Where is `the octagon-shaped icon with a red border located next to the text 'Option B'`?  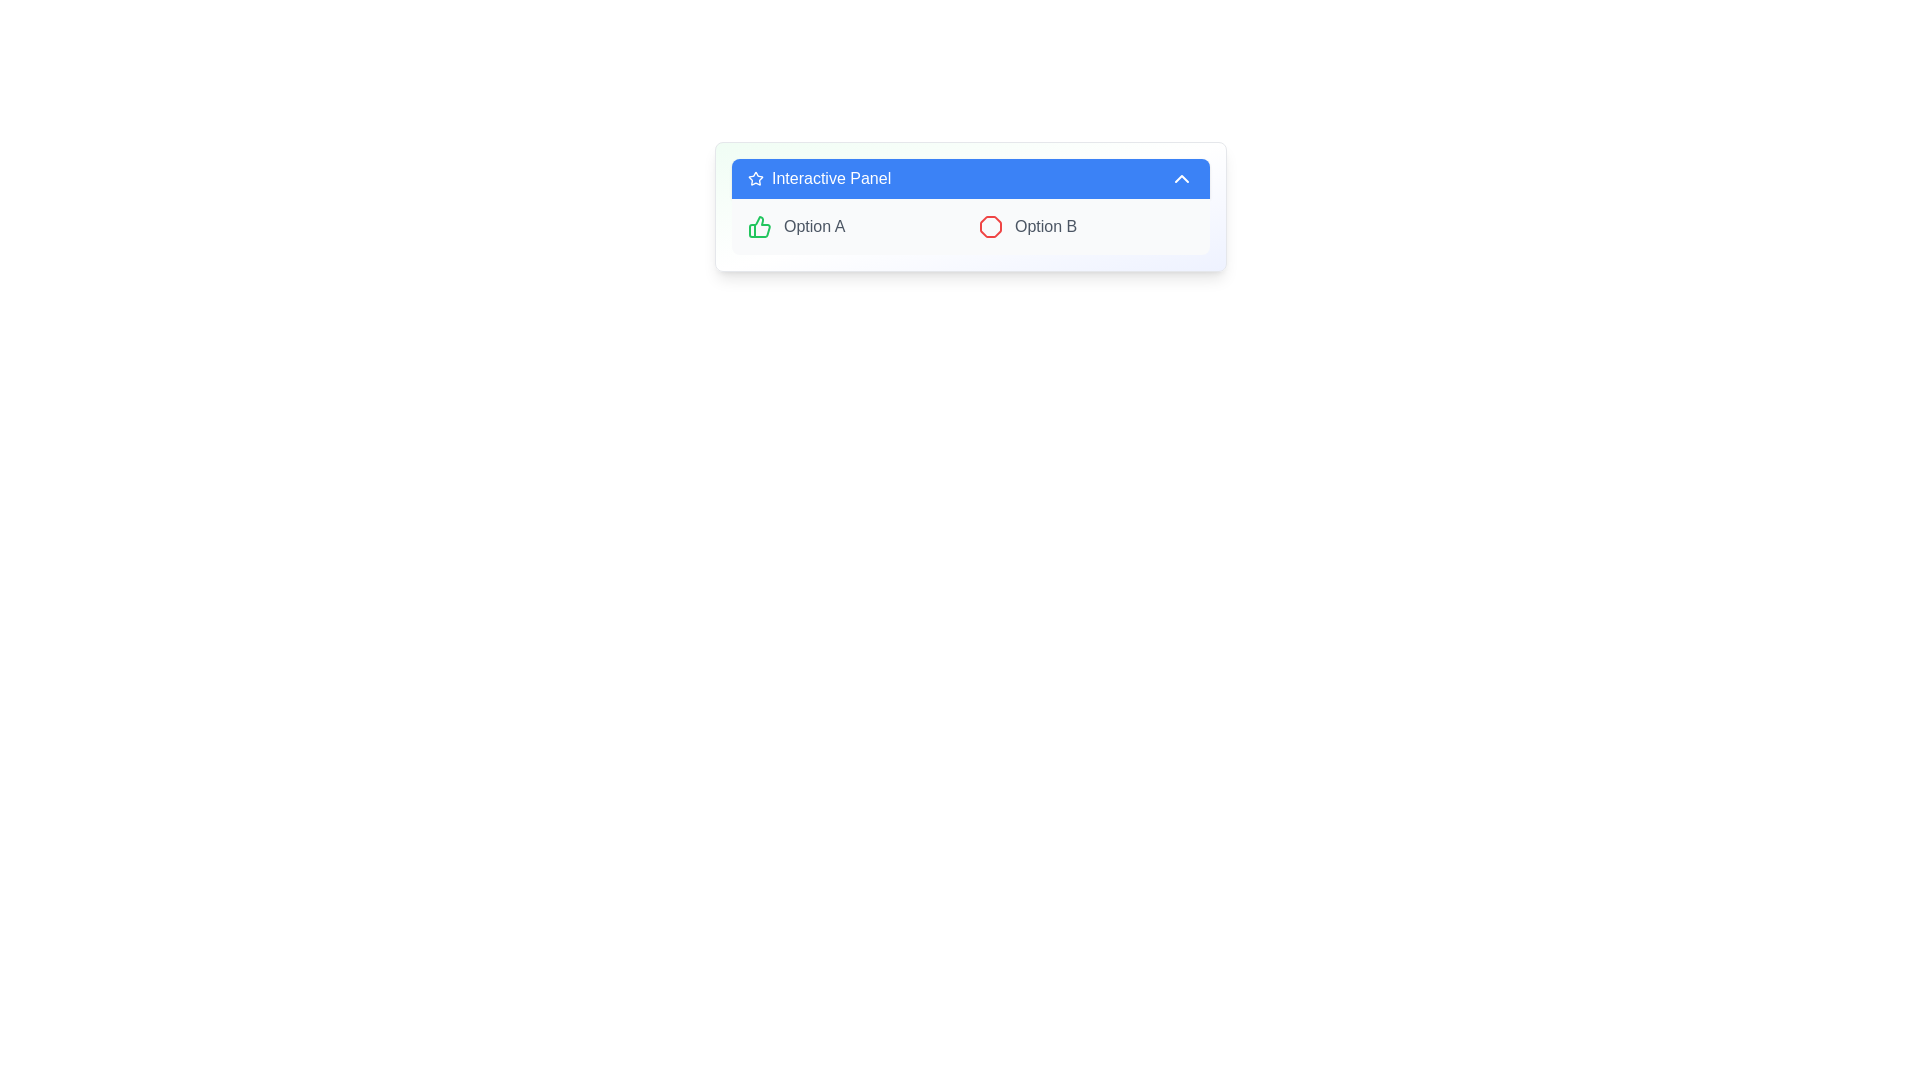
the octagon-shaped icon with a red border located next to the text 'Option B' is located at coordinates (990, 226).